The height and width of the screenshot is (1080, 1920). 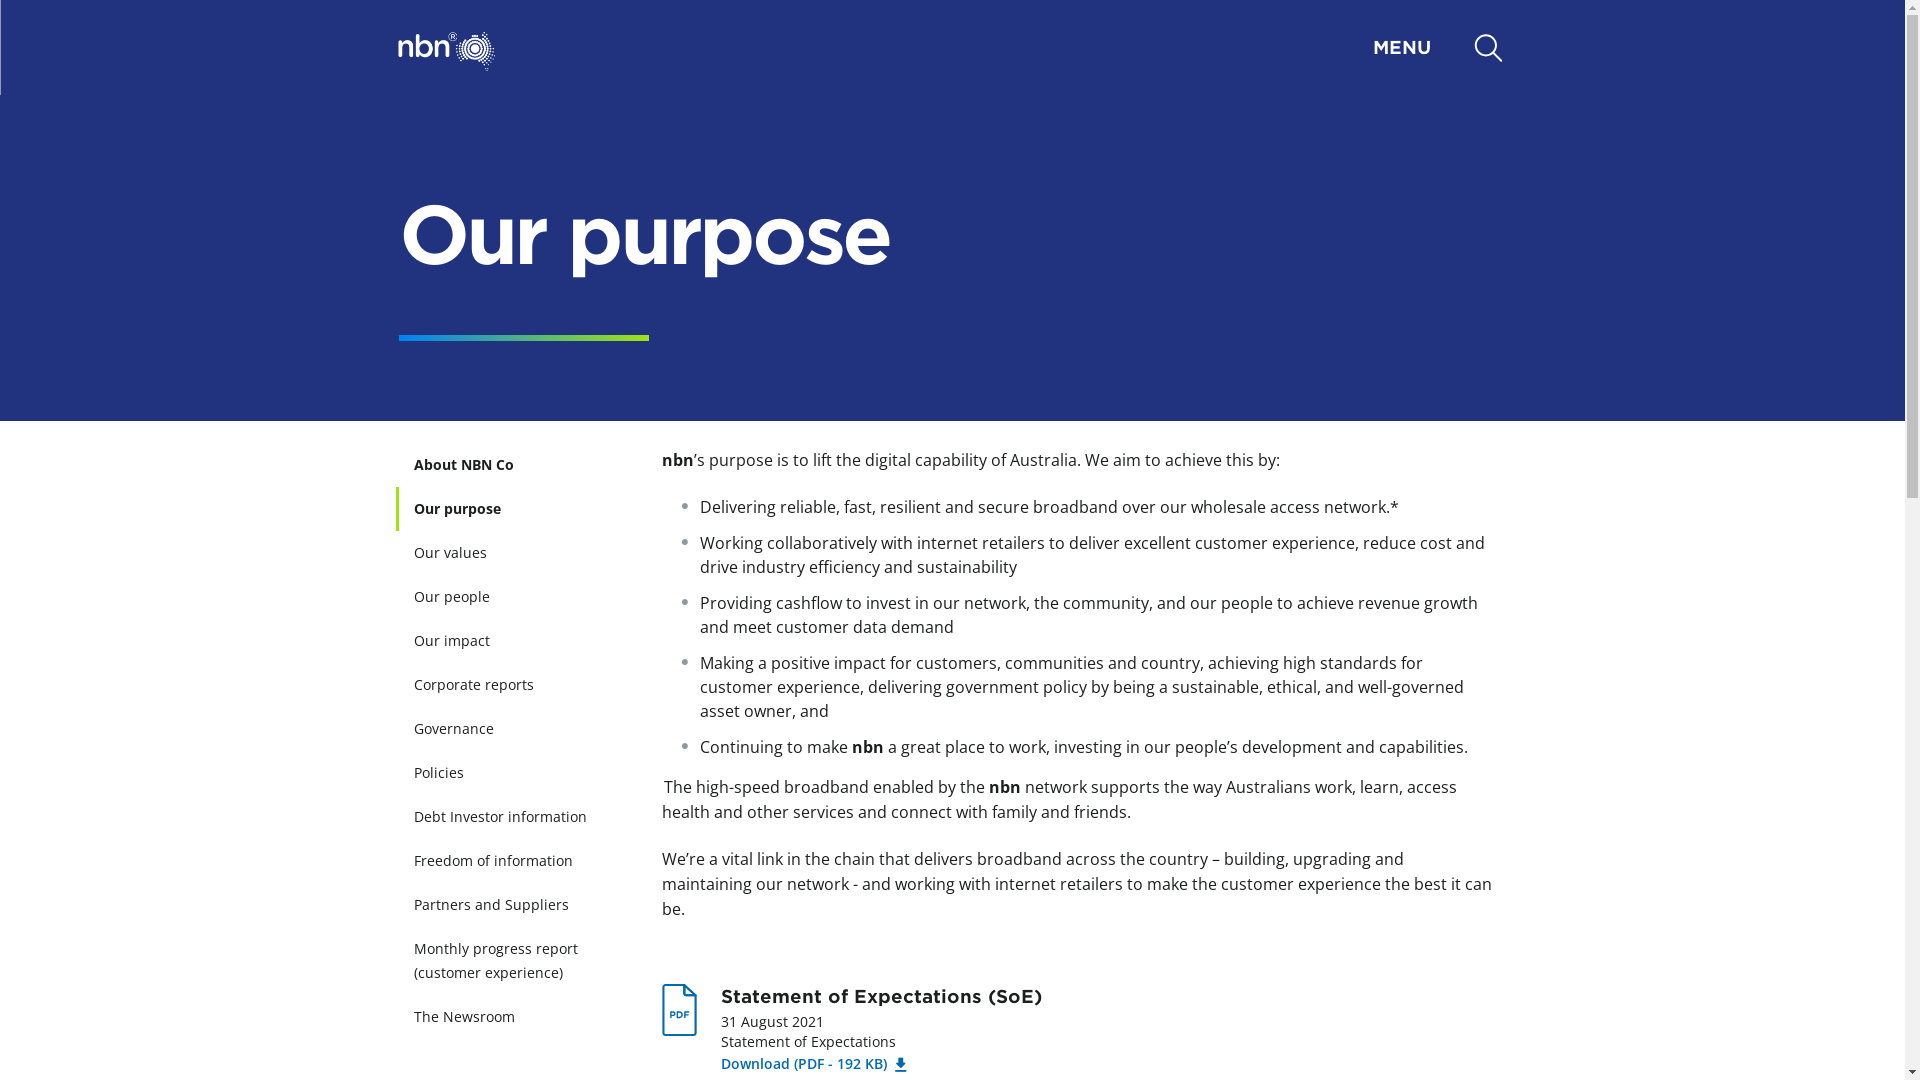 I want to click on 'Policies', so click(x=512, y=771).